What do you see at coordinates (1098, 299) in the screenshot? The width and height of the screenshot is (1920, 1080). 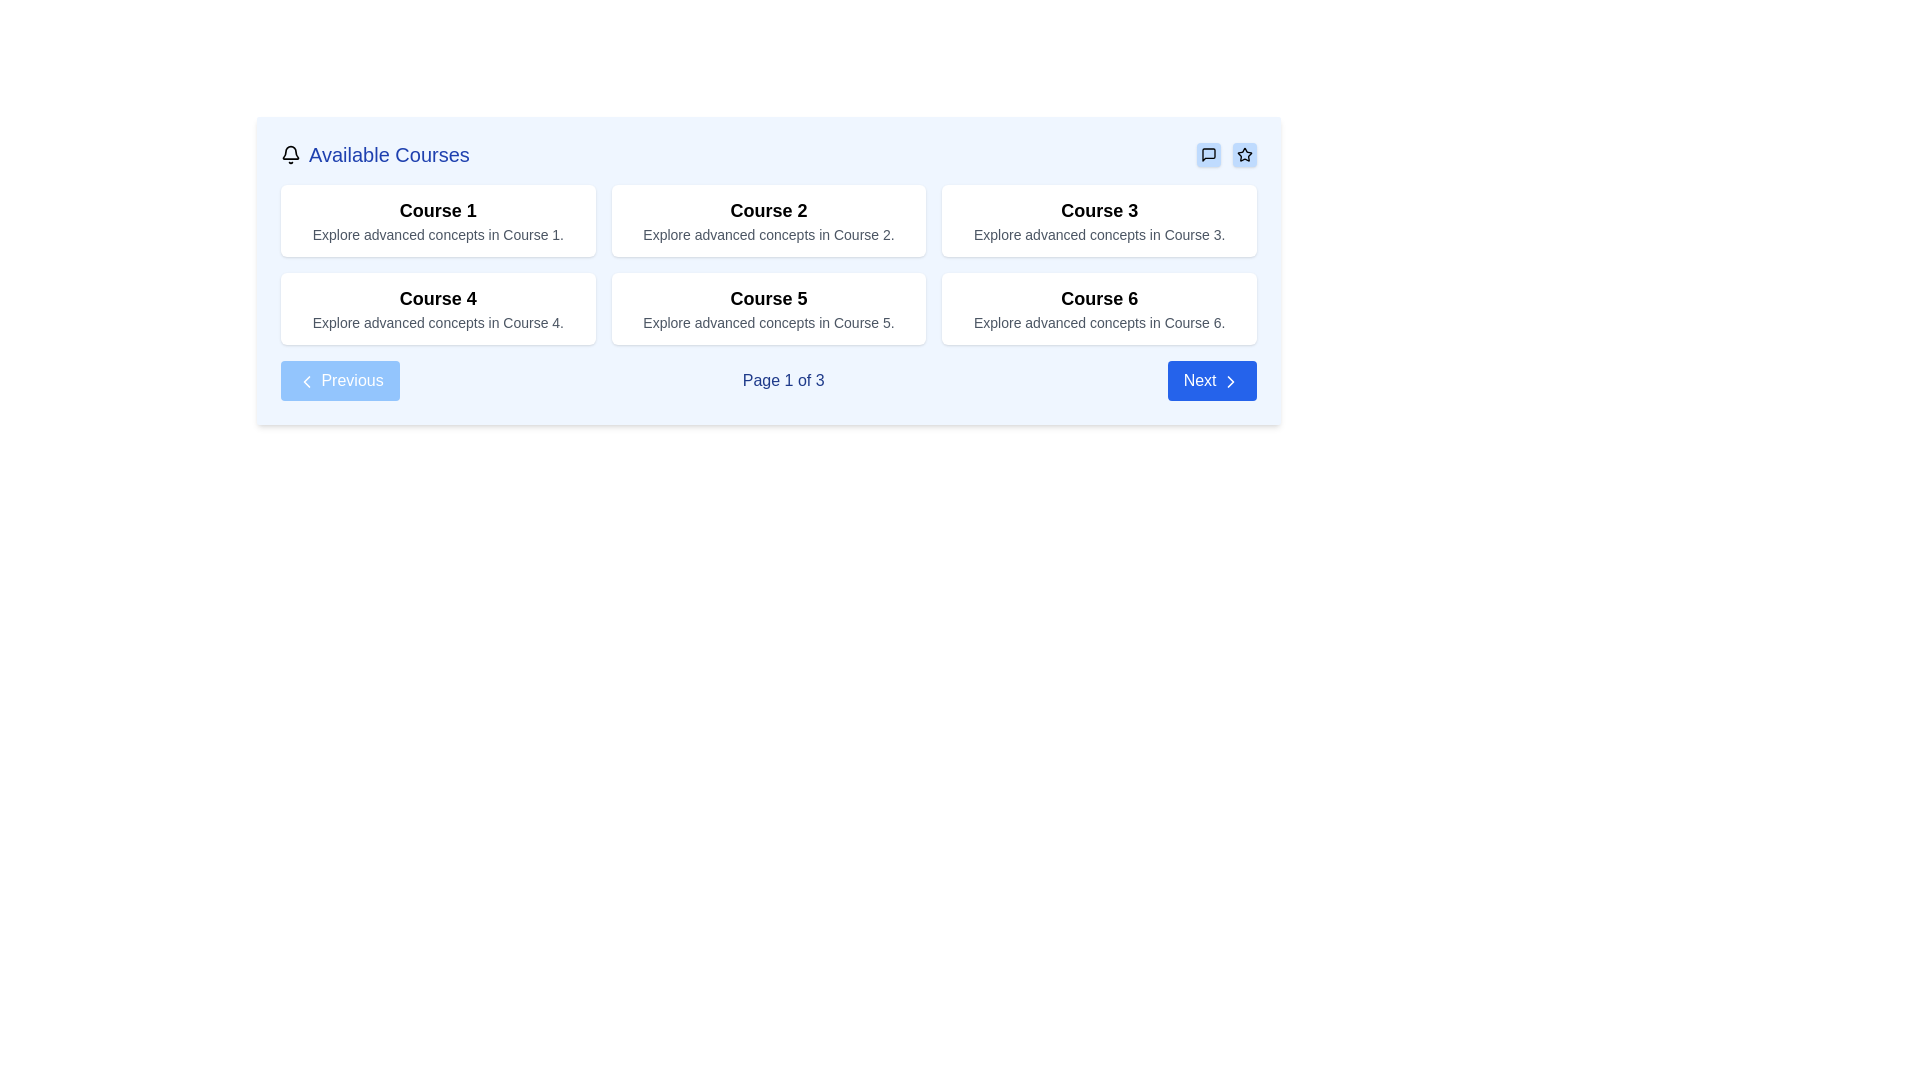 I see `title text of the course card located in the second row, third column, which serves as the primary identifier for the course being represented` at bounding box center [1098, 299].